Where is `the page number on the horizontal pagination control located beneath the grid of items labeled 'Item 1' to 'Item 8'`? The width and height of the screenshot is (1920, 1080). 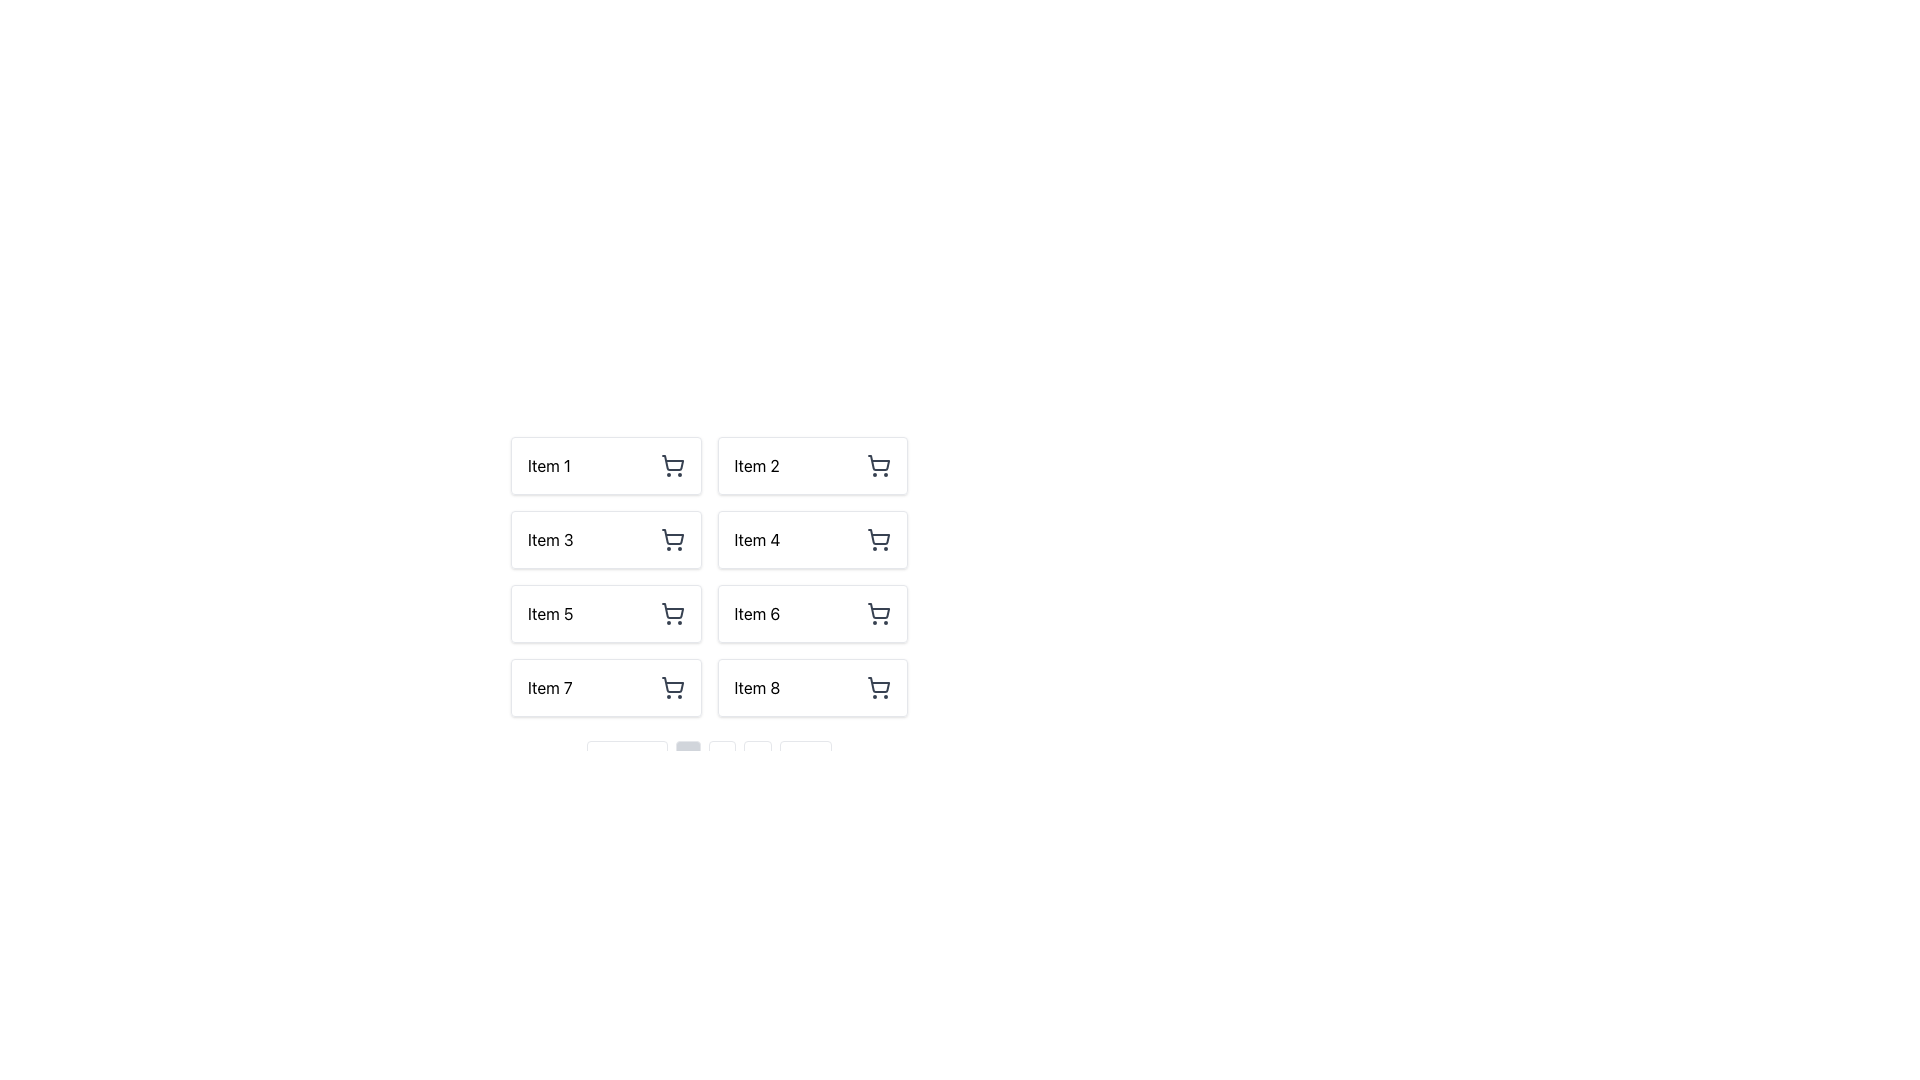
the page number on the horizontal pagination control located beneath the grid of items labeled 'Item 1' to 'Item 8' is located at coordinates (709, 762).